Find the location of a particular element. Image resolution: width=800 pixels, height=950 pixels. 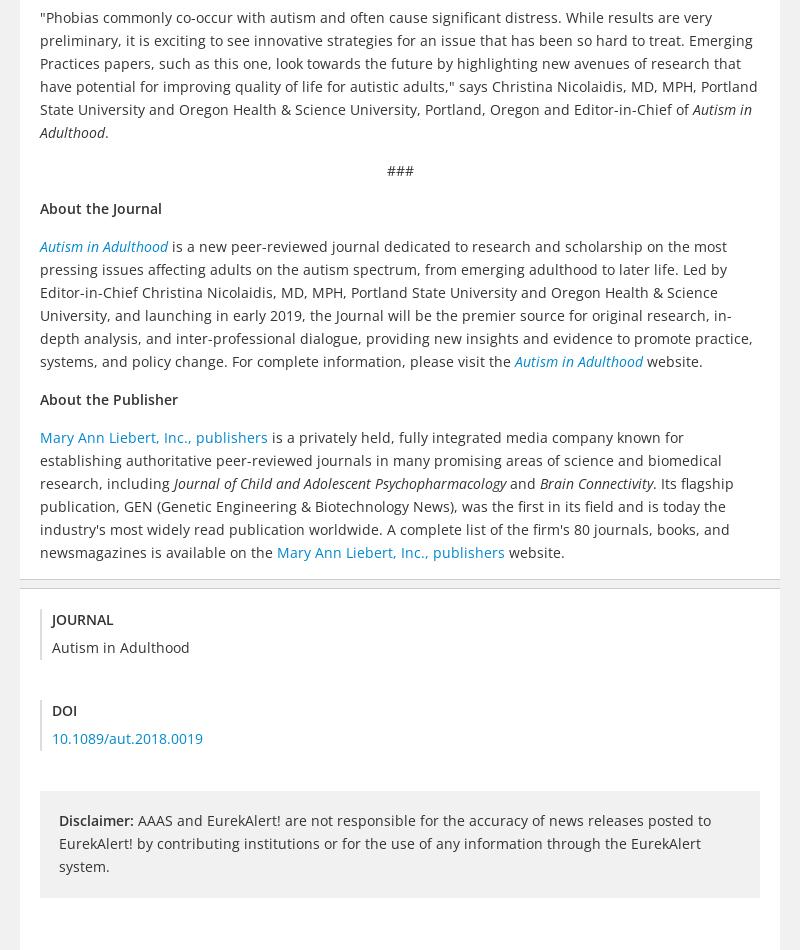

'Journal' is located at coordinates (82, 619).